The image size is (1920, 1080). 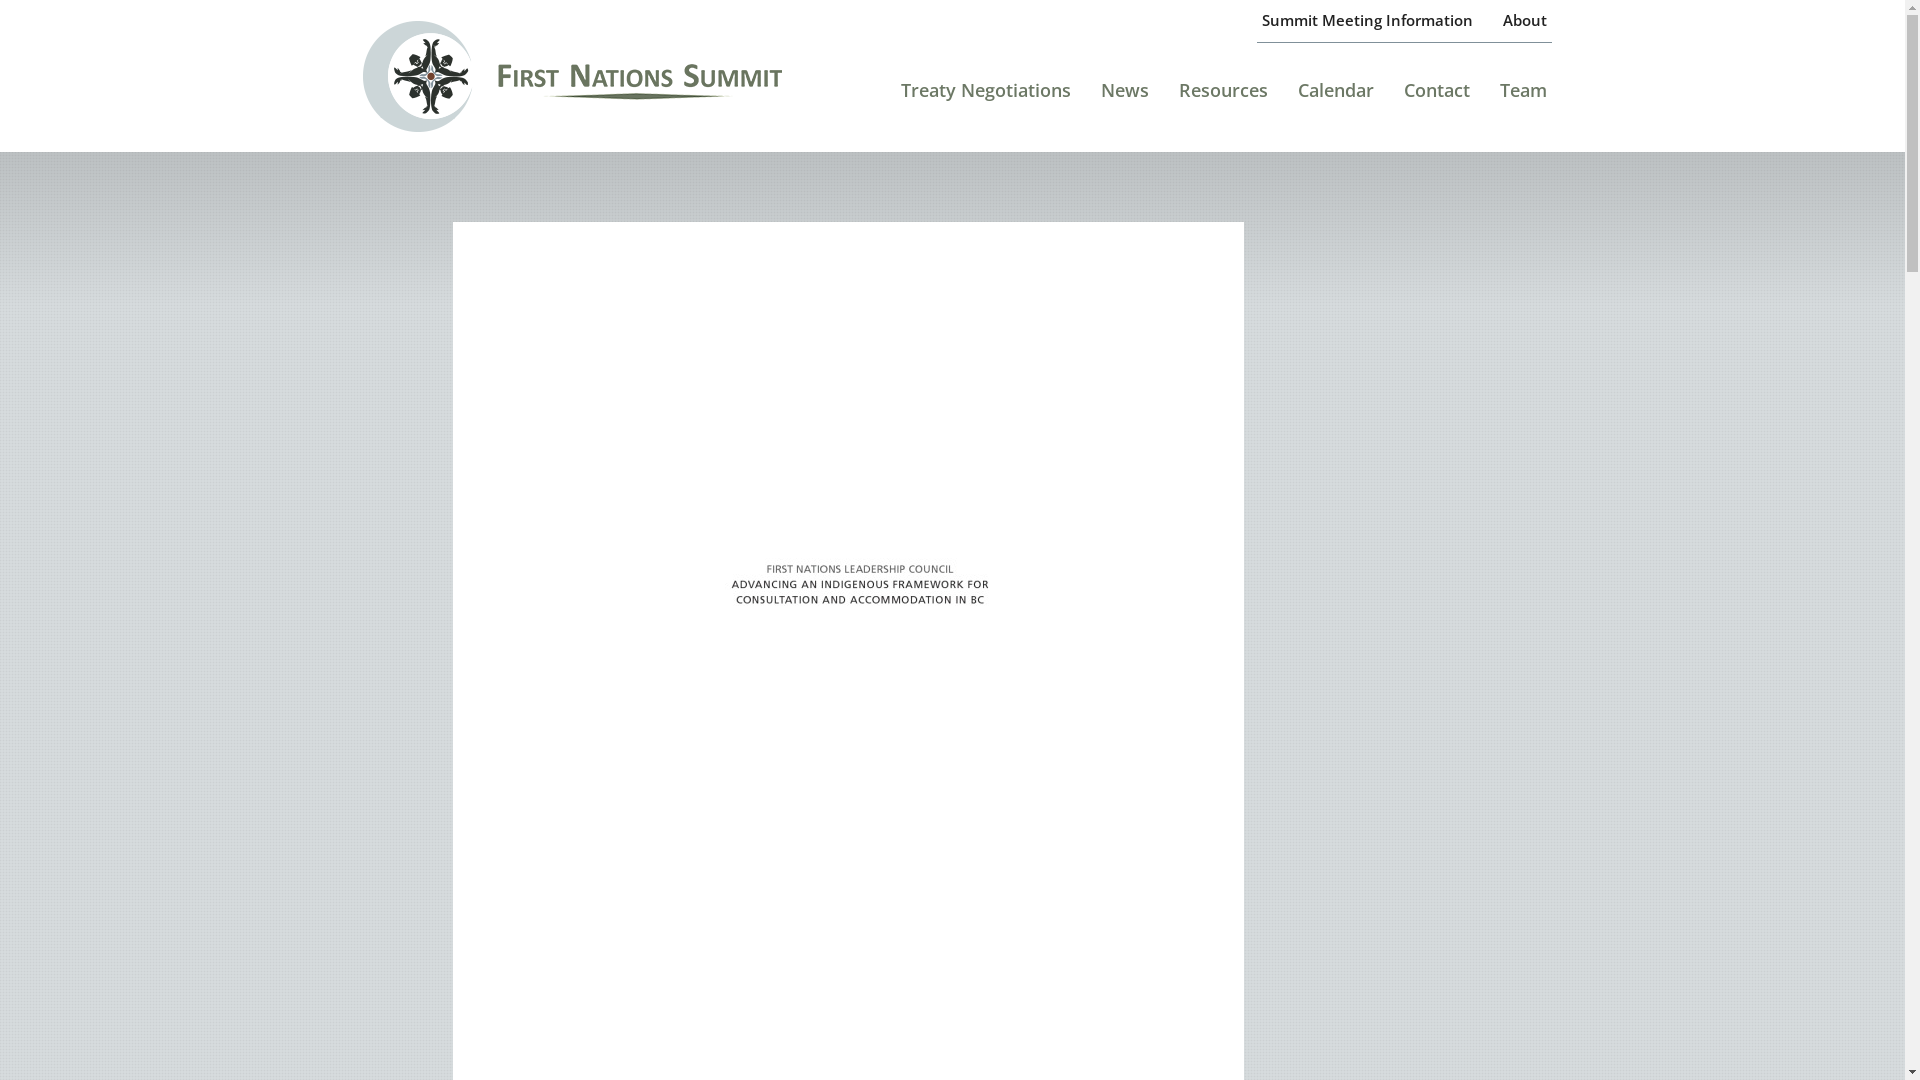 What do you see at coordinates (1366, 20) in the screenshot?
I see `'Summit Meeting Information'` at bounding box center [1366, 20].